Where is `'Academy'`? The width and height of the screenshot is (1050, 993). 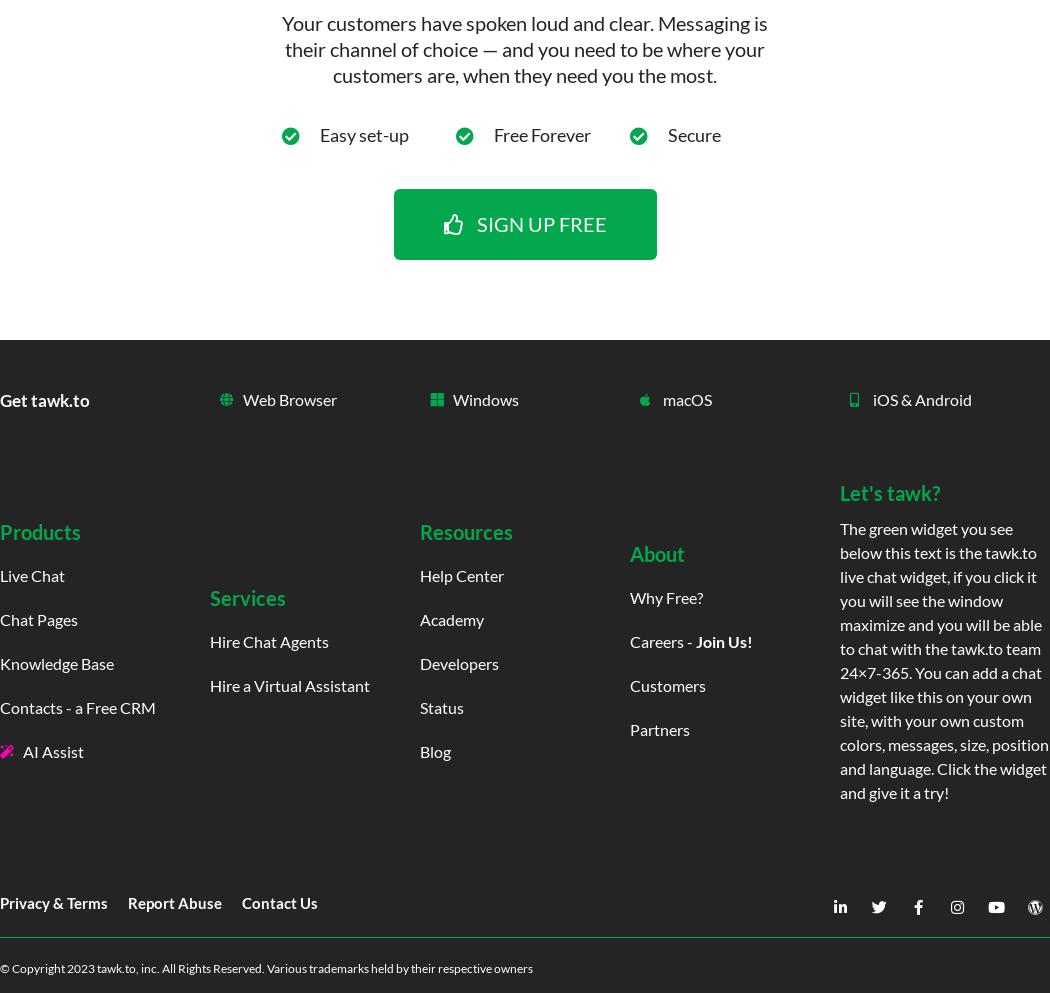 'Academy' is located at coordinates (419, 617).